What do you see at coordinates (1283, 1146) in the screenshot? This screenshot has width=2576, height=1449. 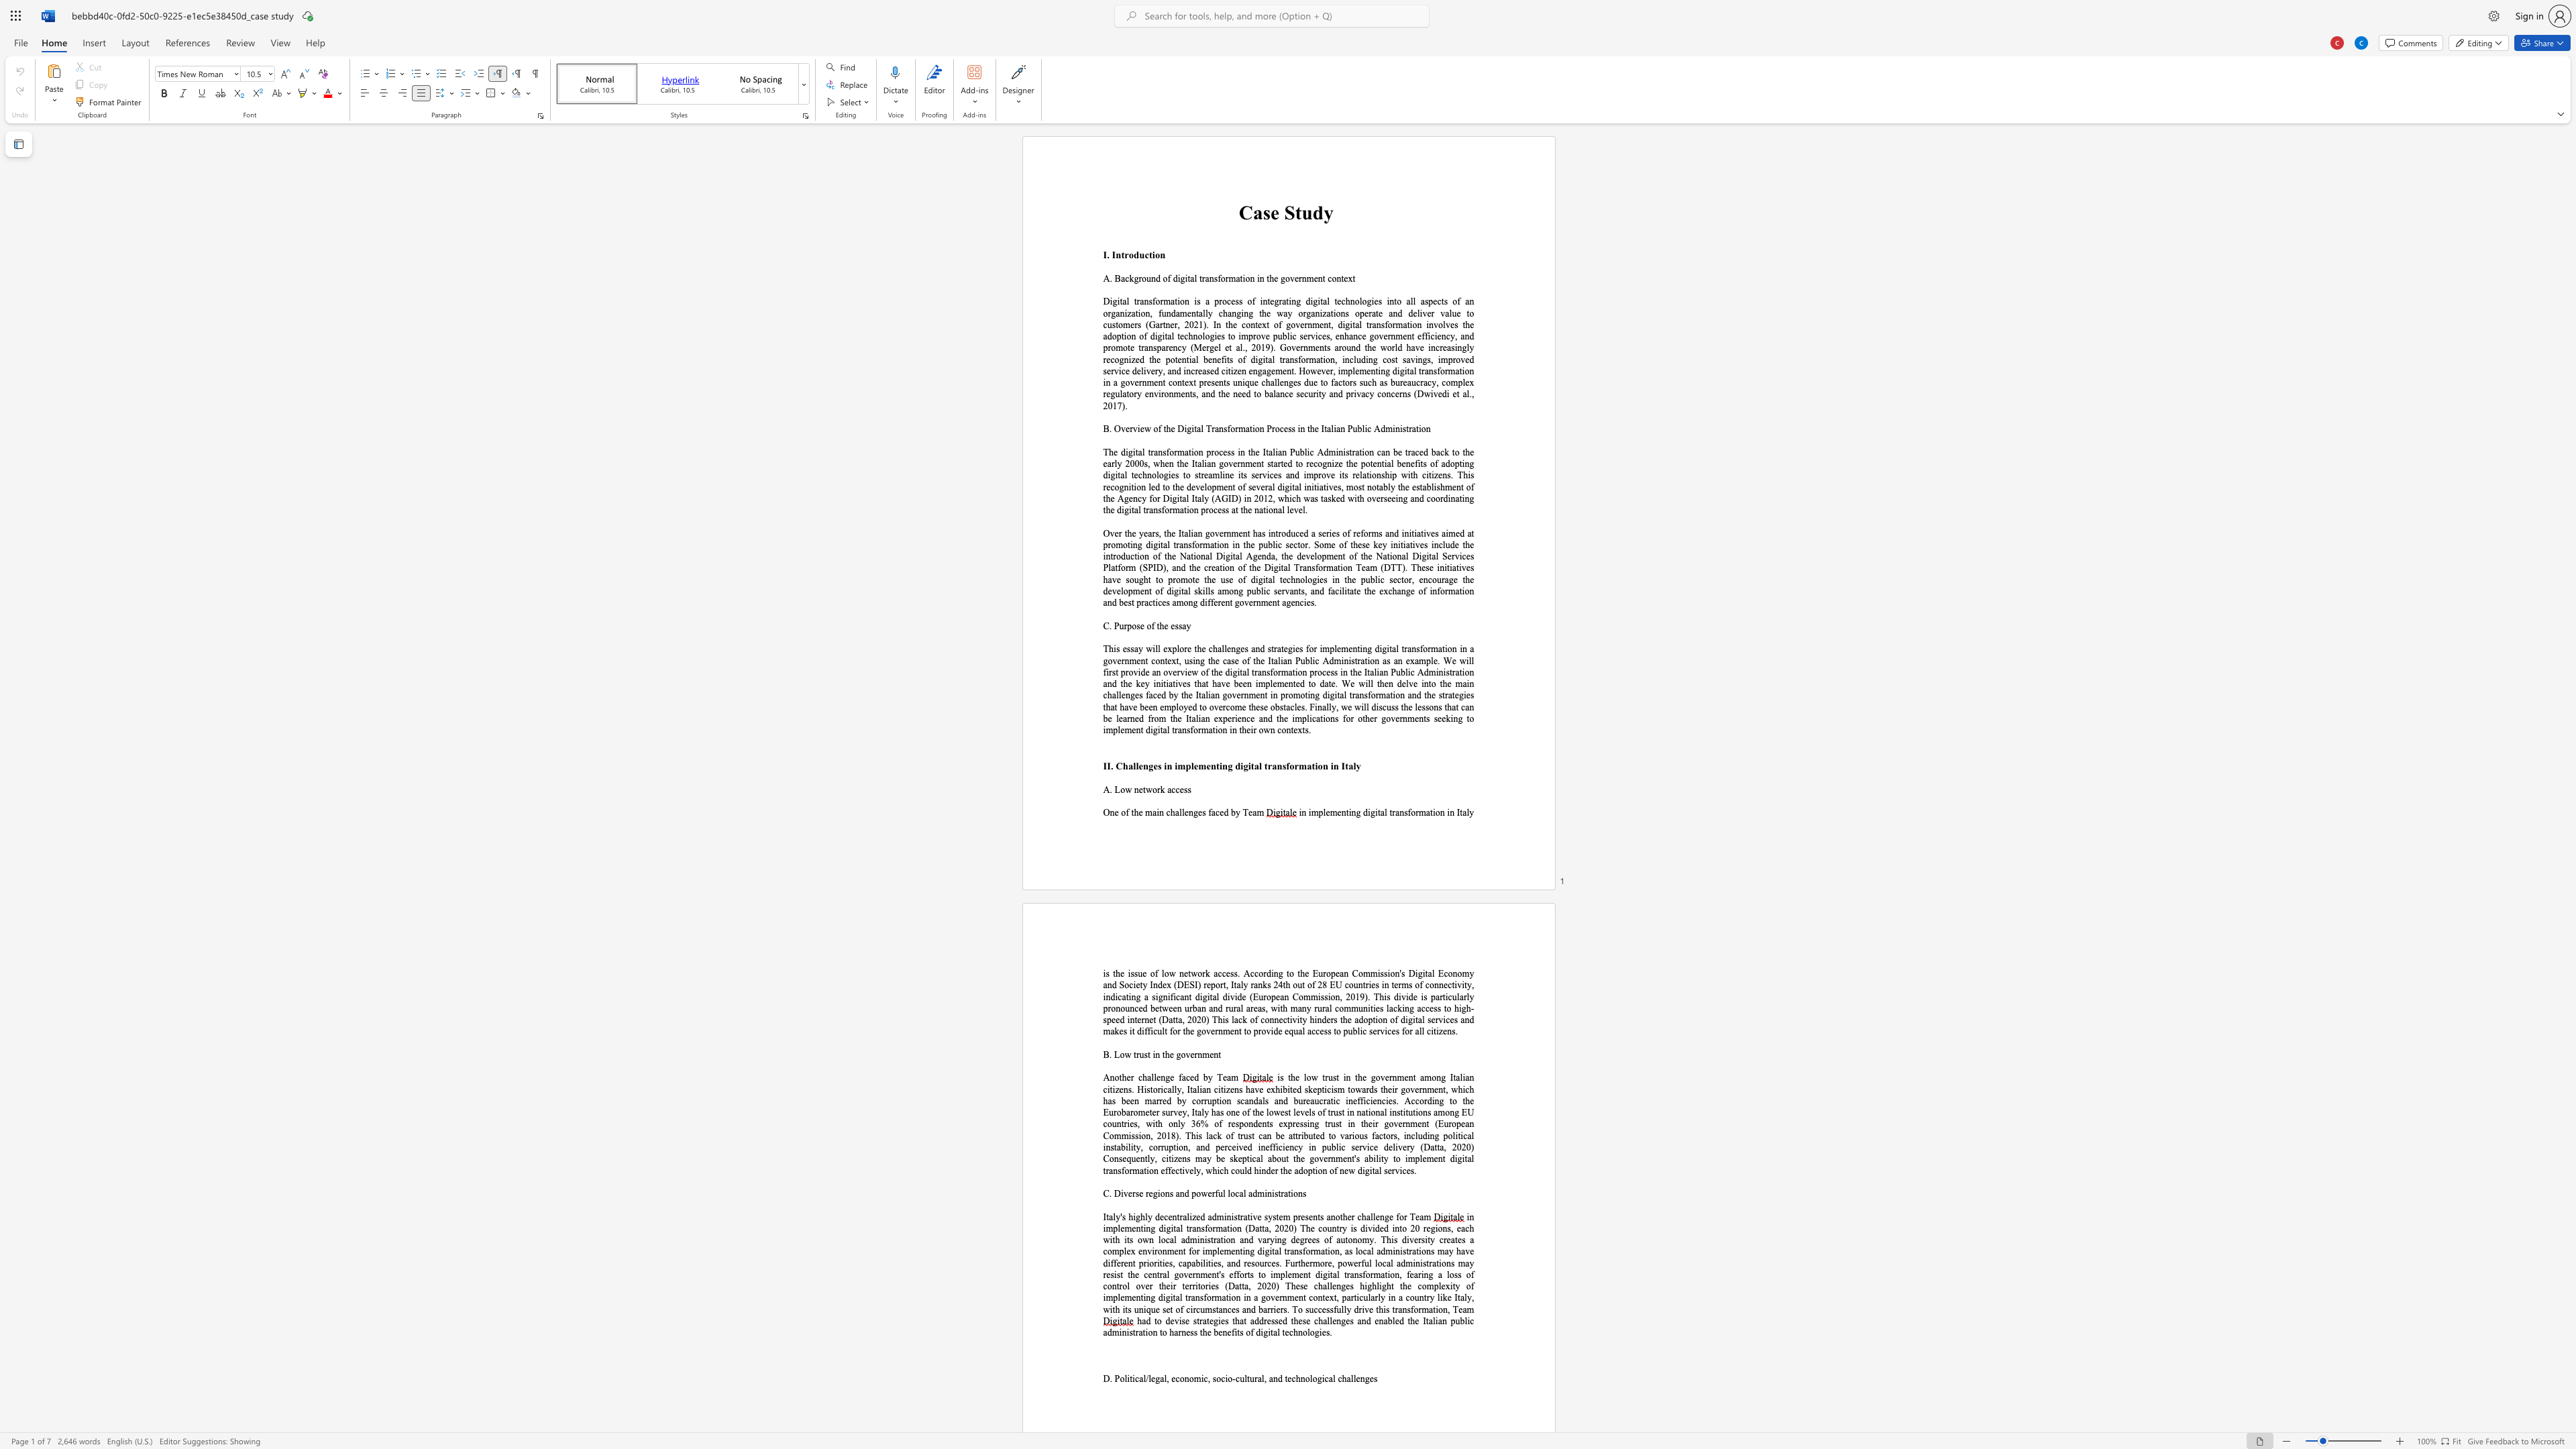 I see `the 12th character "i" in the text` at bounding box center [1283, 1146].